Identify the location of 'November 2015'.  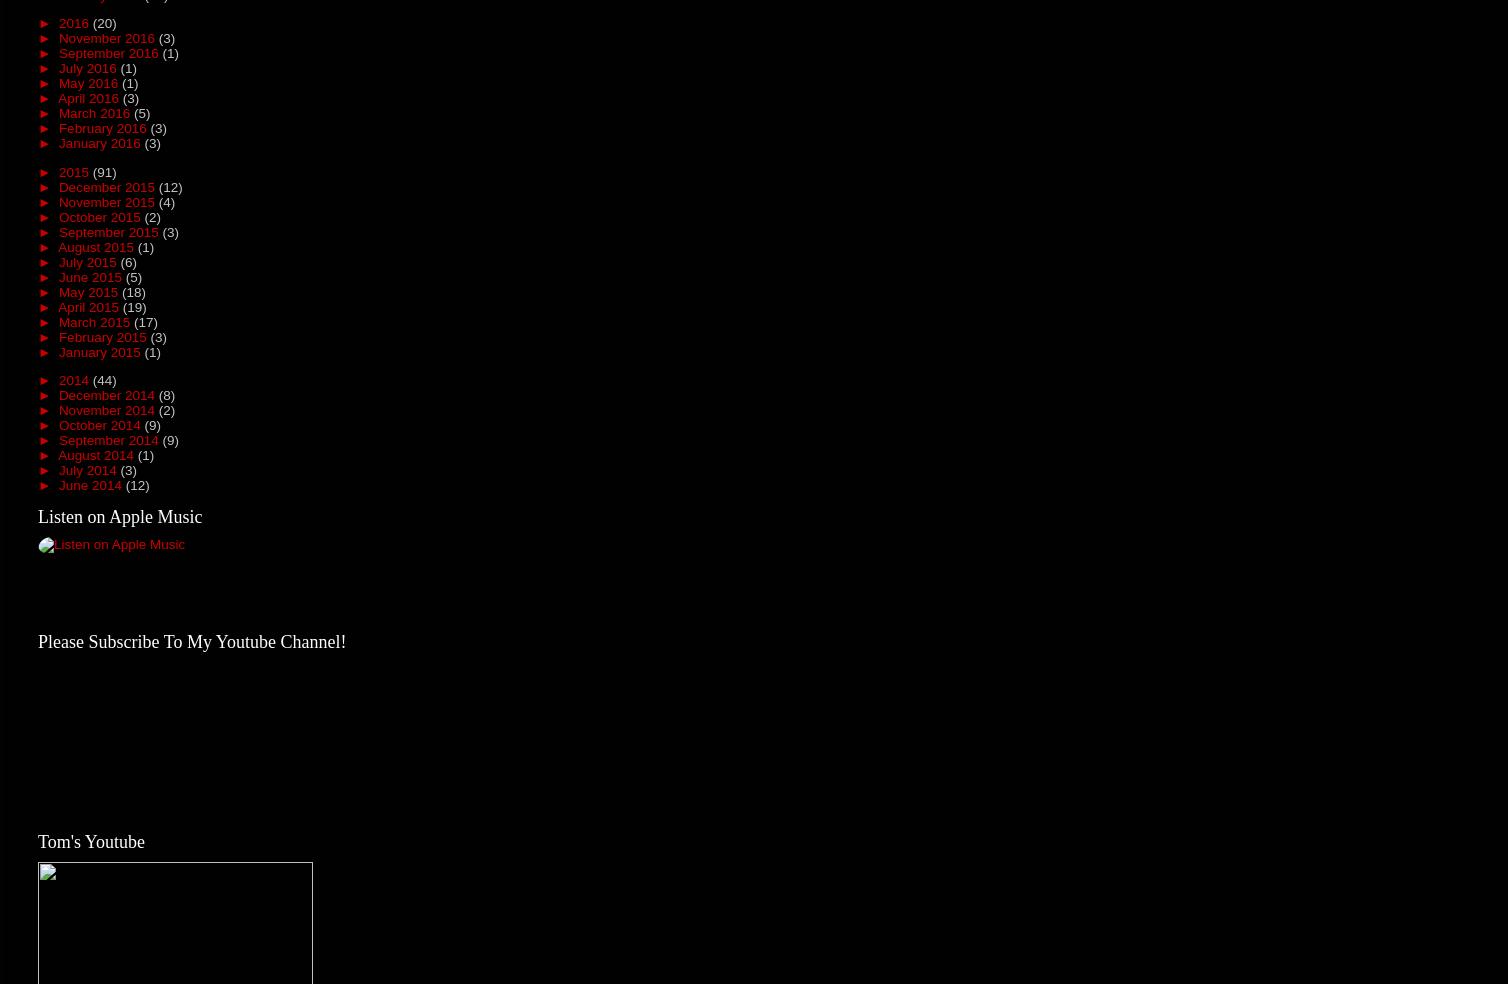
(107, 201).